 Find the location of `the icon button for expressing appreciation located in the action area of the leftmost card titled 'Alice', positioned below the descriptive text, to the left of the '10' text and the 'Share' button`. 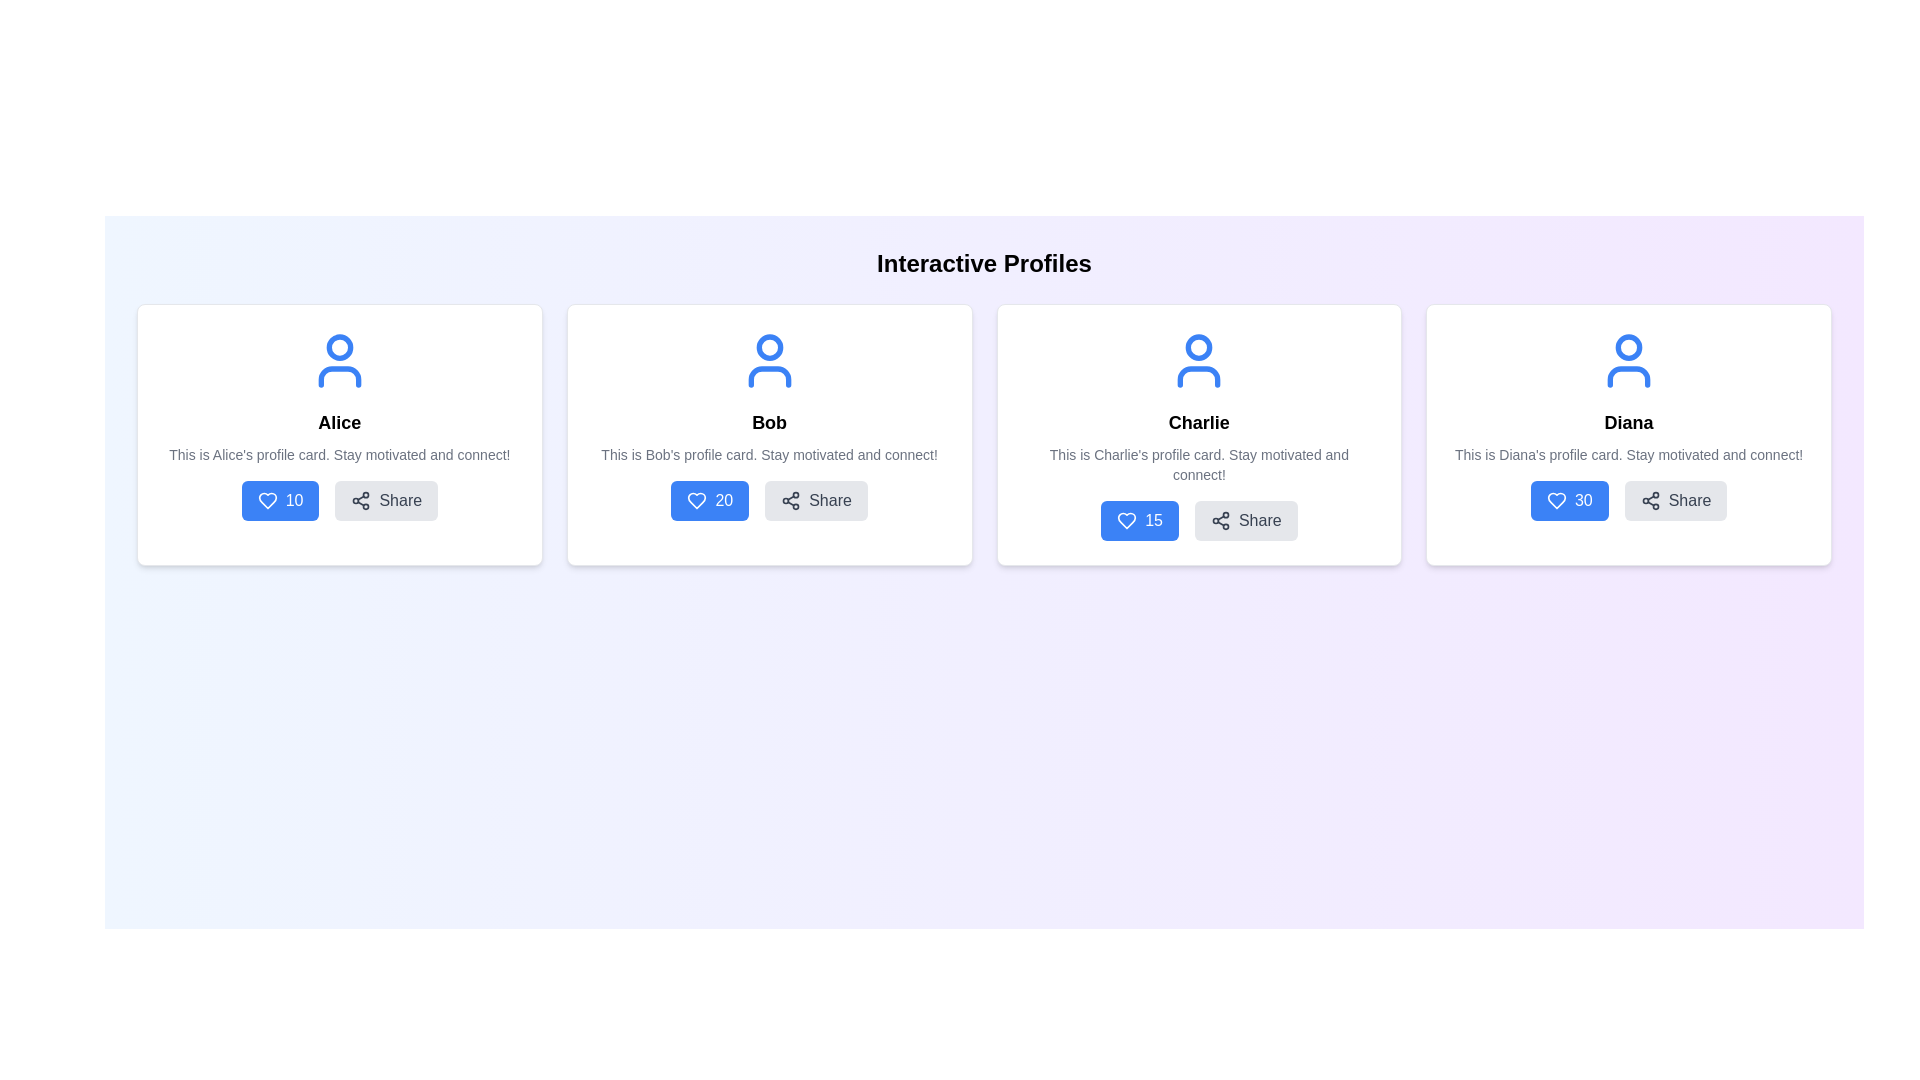

the icon button for expressing appreciation located in the action area of the leftmost card titled 'Alice', positioned below the descriptive text, to the left of the '10' text and the 'Share' button is located at coordinates (266, 500).